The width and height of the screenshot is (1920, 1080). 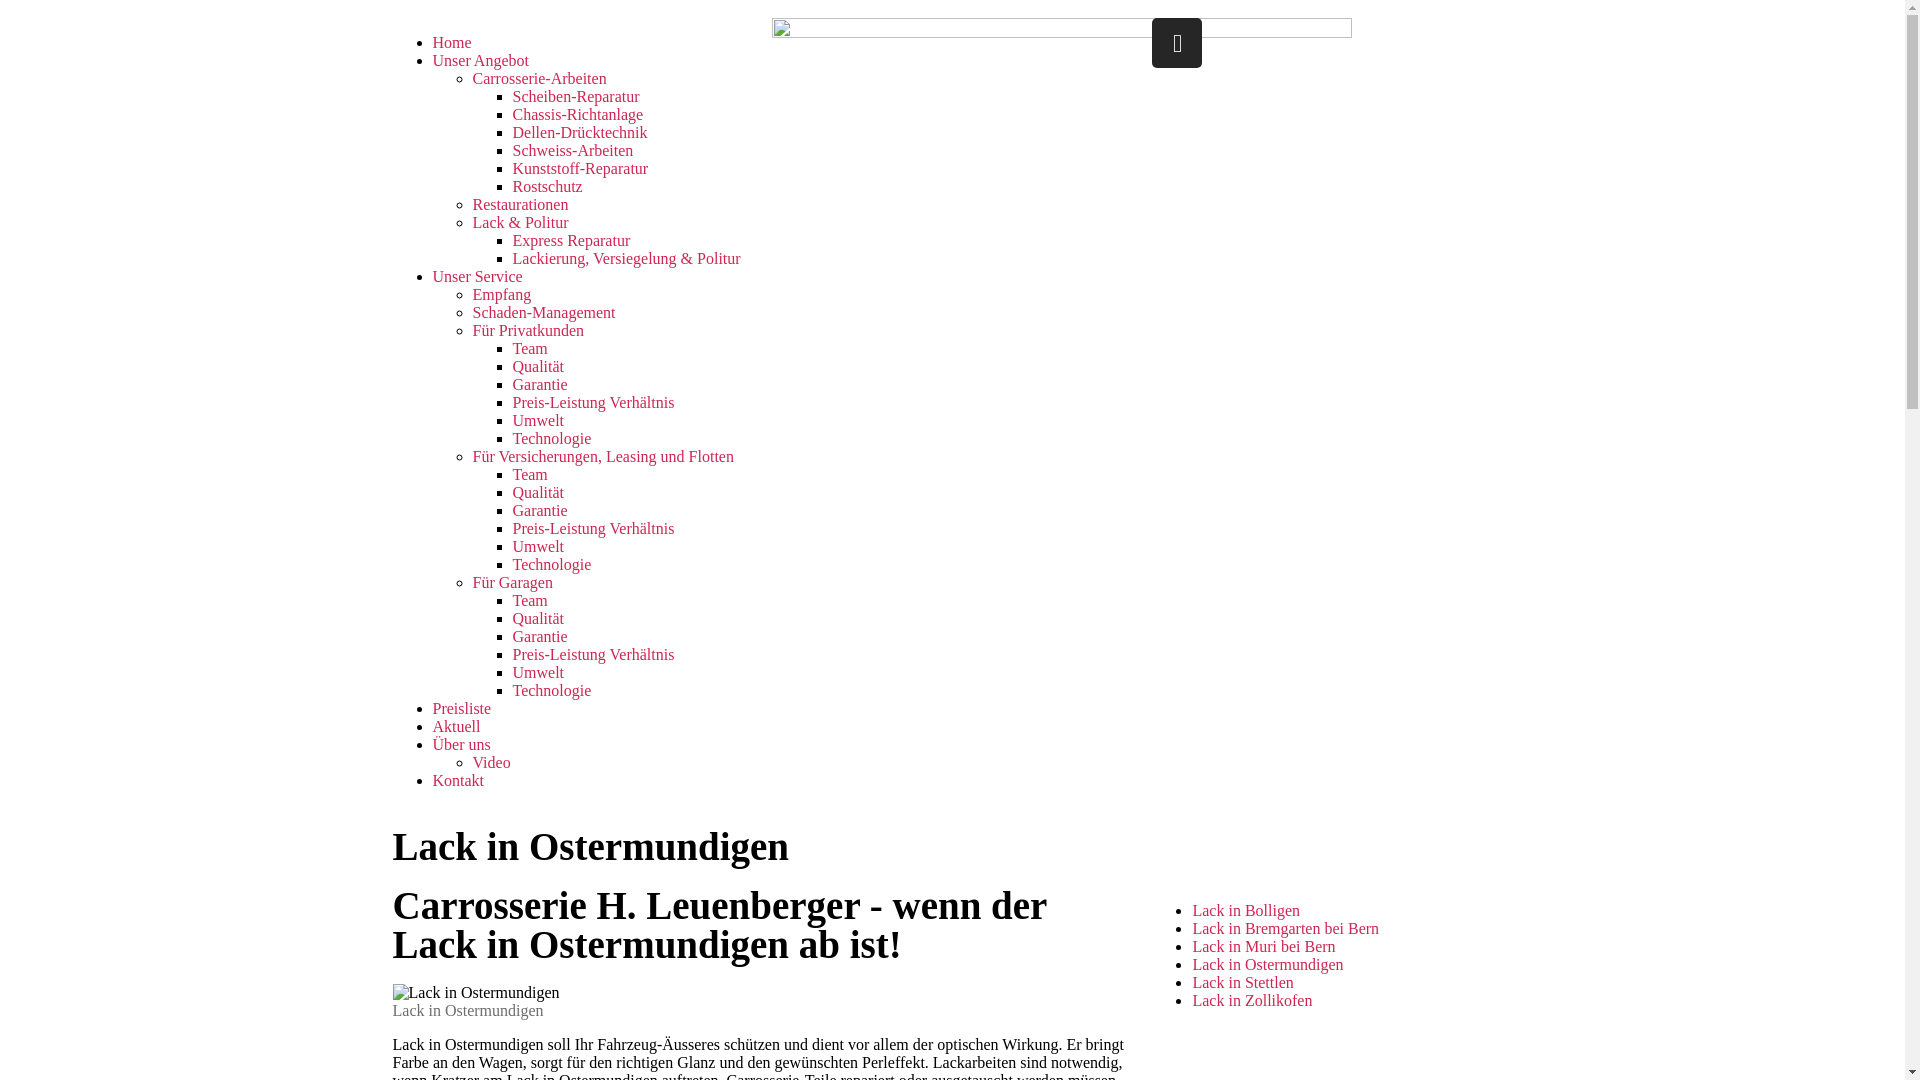 I want to click on 'Restaurationen', so click(x=519, y=204).